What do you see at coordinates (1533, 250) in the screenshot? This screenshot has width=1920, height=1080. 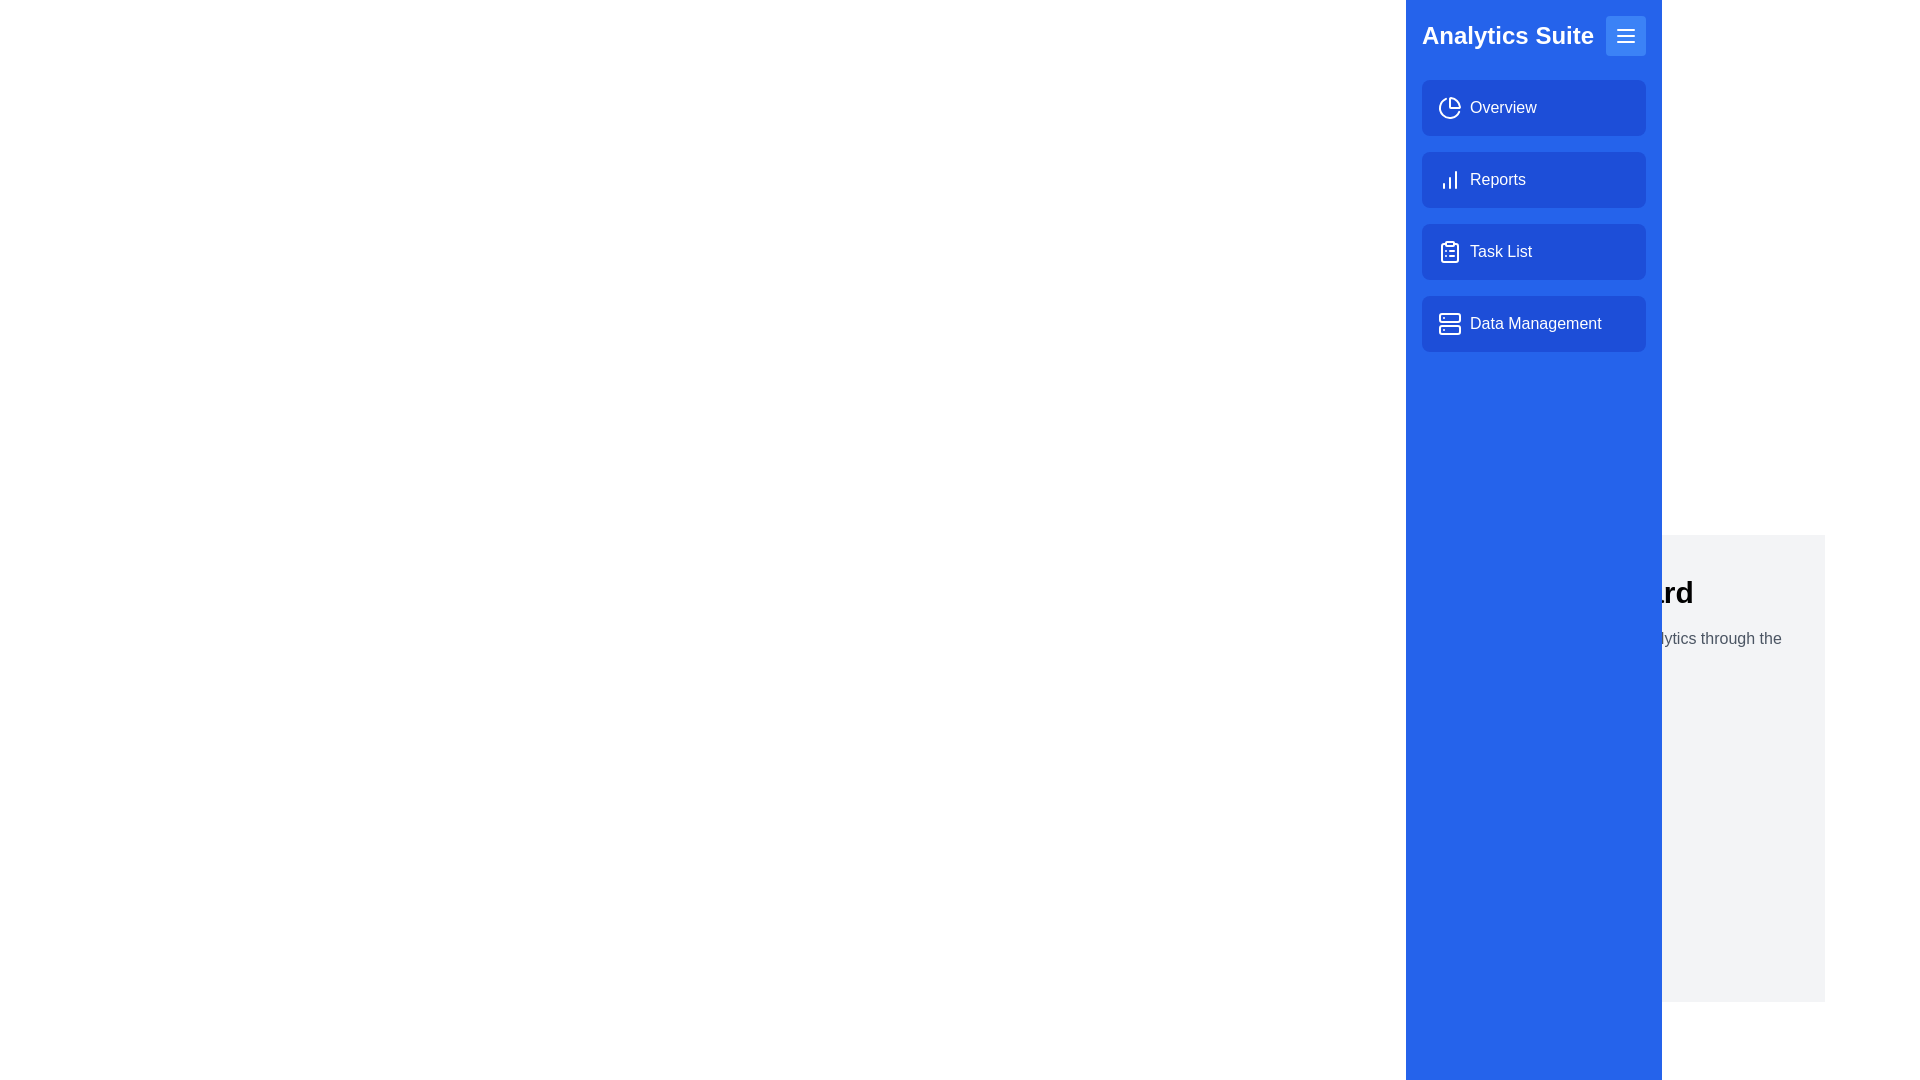 I see `the menu item labeled Task List` at bounding box center [1533, 250].